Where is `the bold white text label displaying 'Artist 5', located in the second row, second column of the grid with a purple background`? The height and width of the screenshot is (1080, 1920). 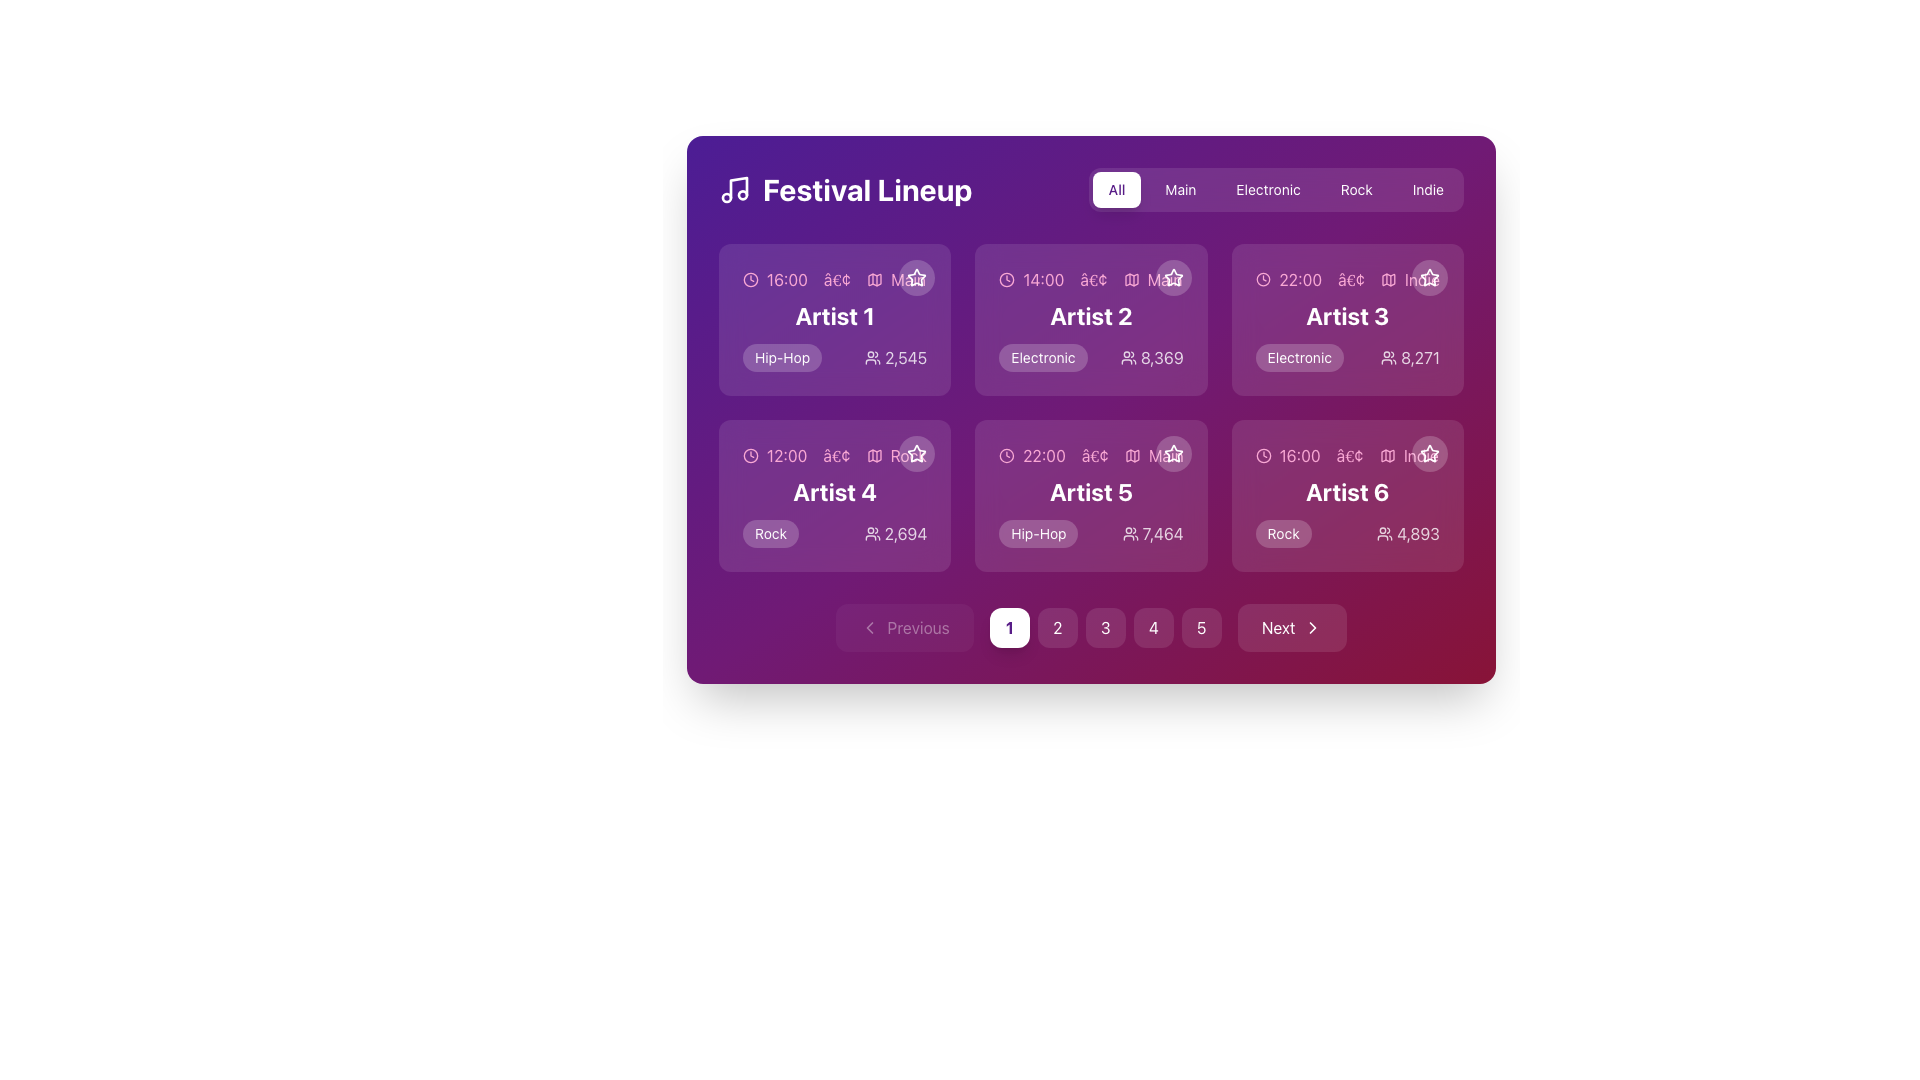
the bold white text label displaying 'Artist 5', located in the second row, second column of the grid with a purple background is located at coordinates (1090, 492).